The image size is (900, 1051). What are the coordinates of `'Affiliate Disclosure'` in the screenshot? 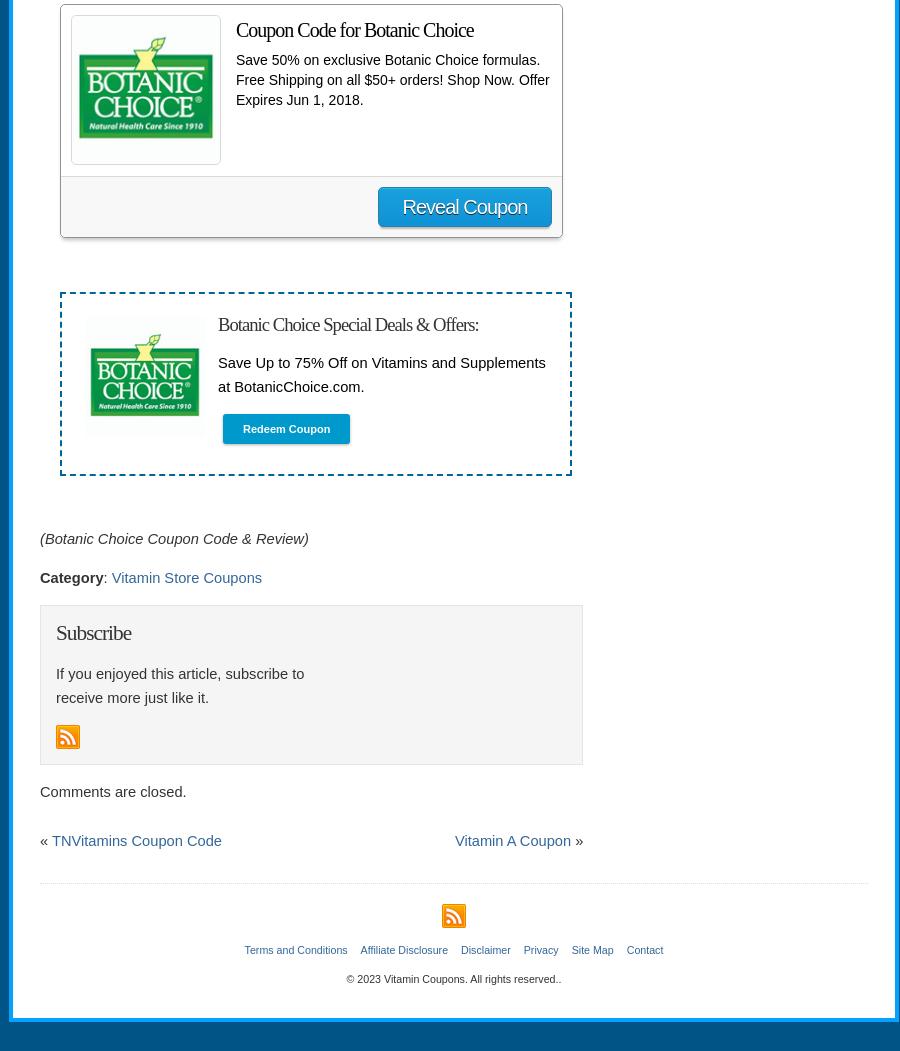 It's located at (360, 947).